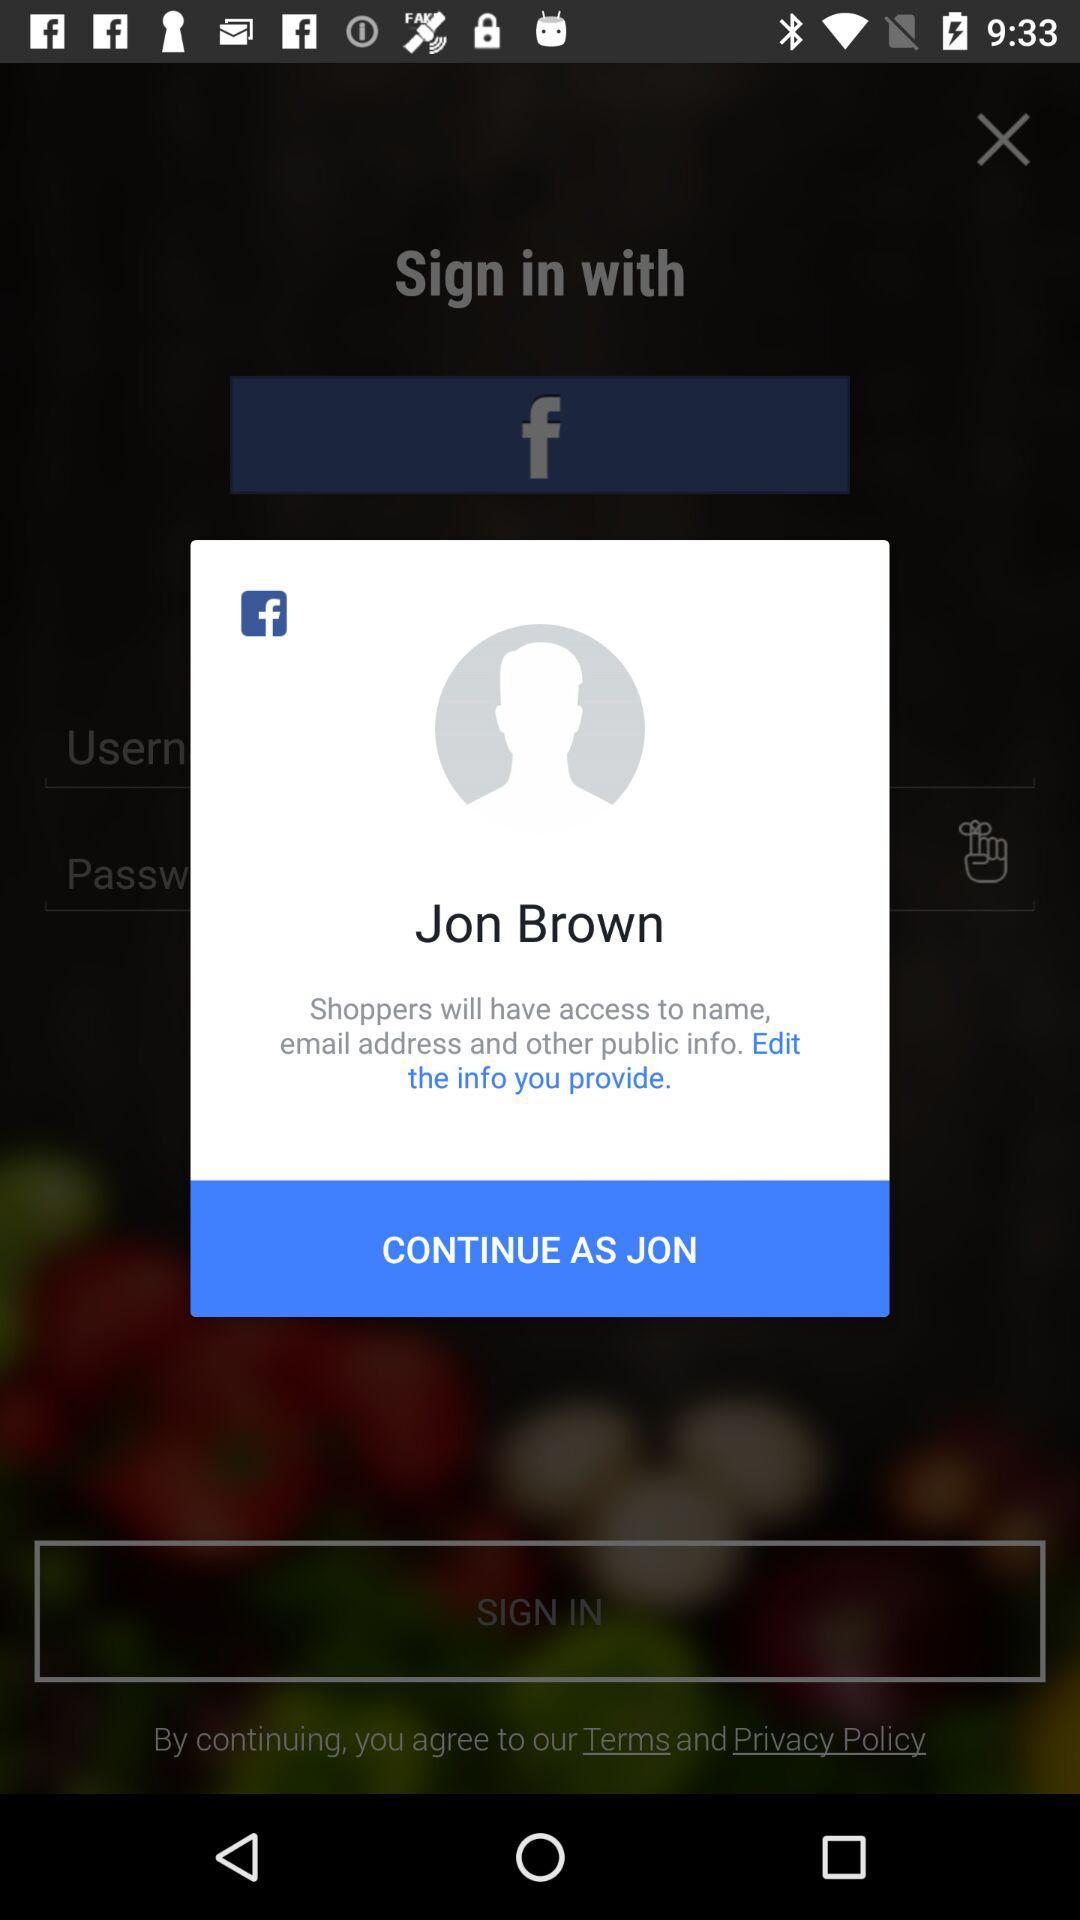 This screenshot has height=1920, width=1080. Describe the element at coordinates (540, 1247) in the screenshot. I see `the continue as jon` at that location.